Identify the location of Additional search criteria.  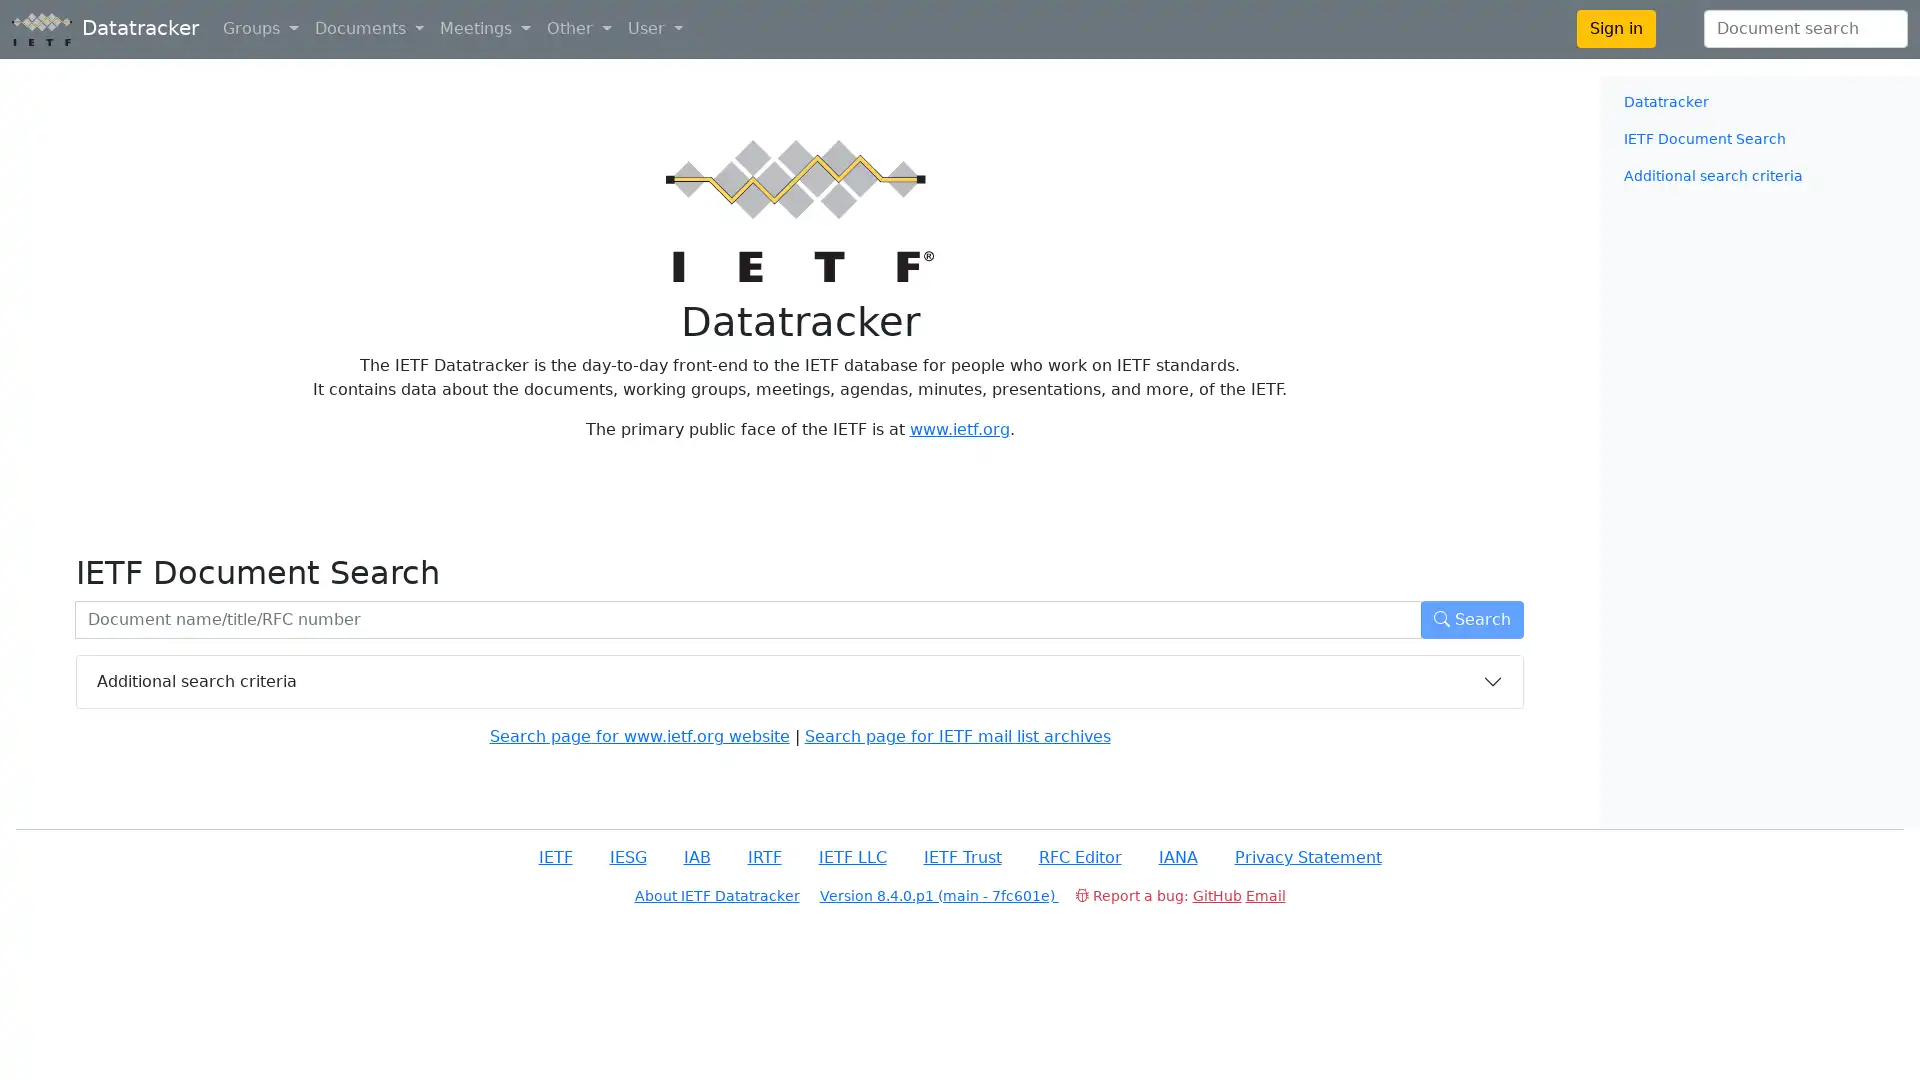
(800, 680).